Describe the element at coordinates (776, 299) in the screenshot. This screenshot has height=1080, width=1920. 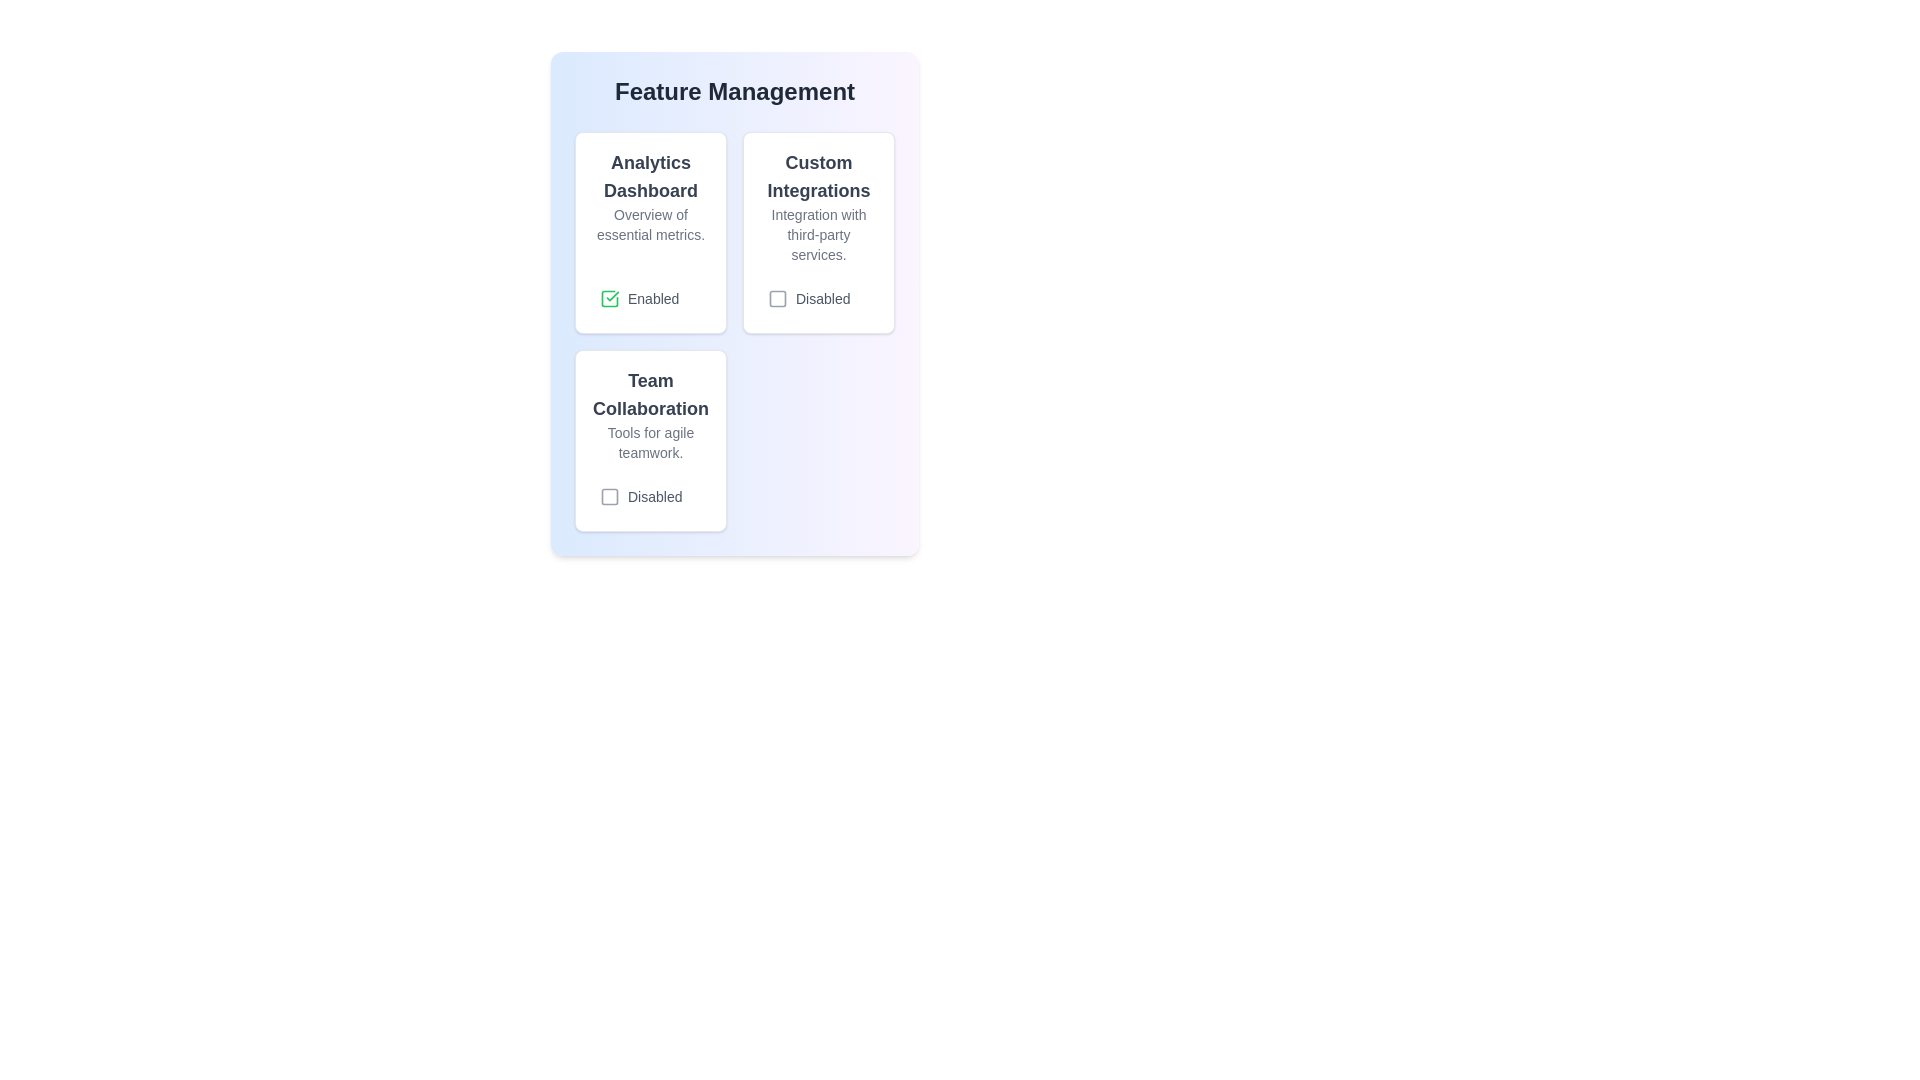
I see `the small square icon with rounded corners, styled with a red stroke, located to the left of the text 'Disabled' in the 'Custom Integrations' section` at that location.